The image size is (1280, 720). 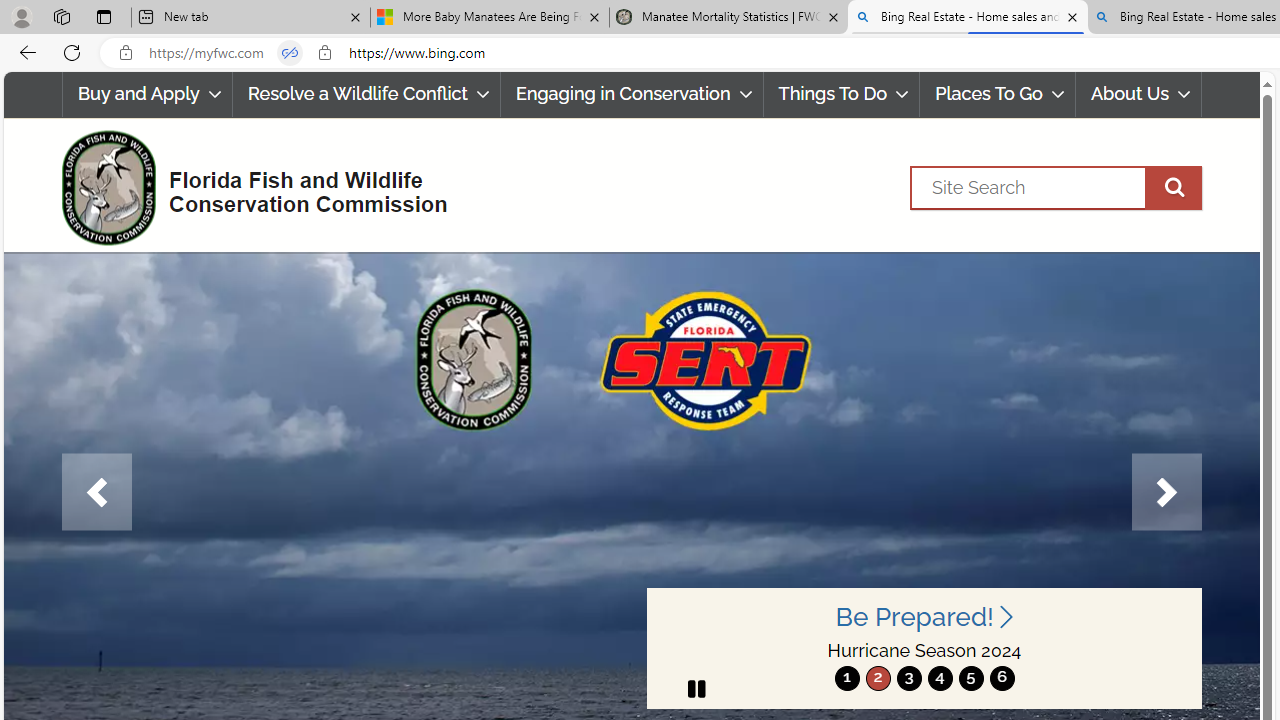 What do you see at coordinates (847, 677) in the screenshot?
I see `'move to slide 1'` at bounding box center [847, 677].